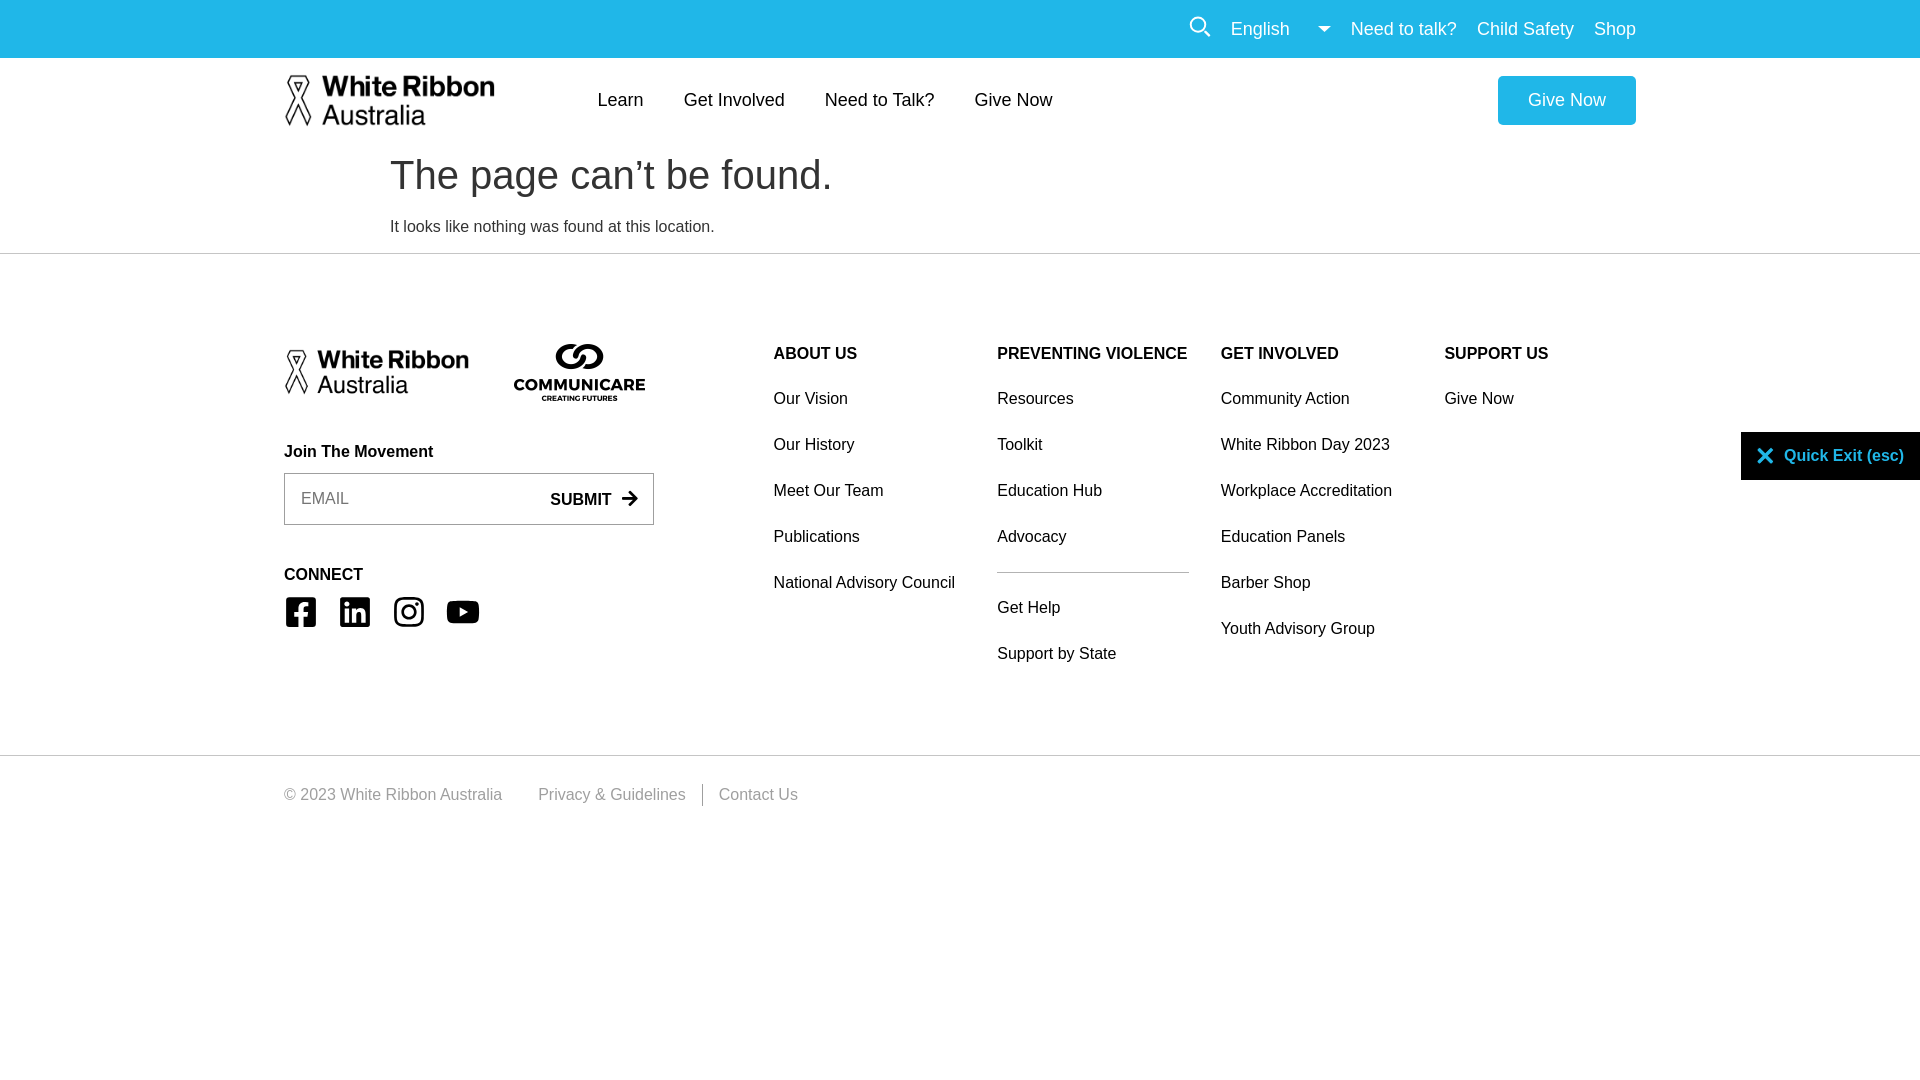 This screenshot has width=1920, height=1080. I want to click on 'SUBMIT', so click(592, 499).